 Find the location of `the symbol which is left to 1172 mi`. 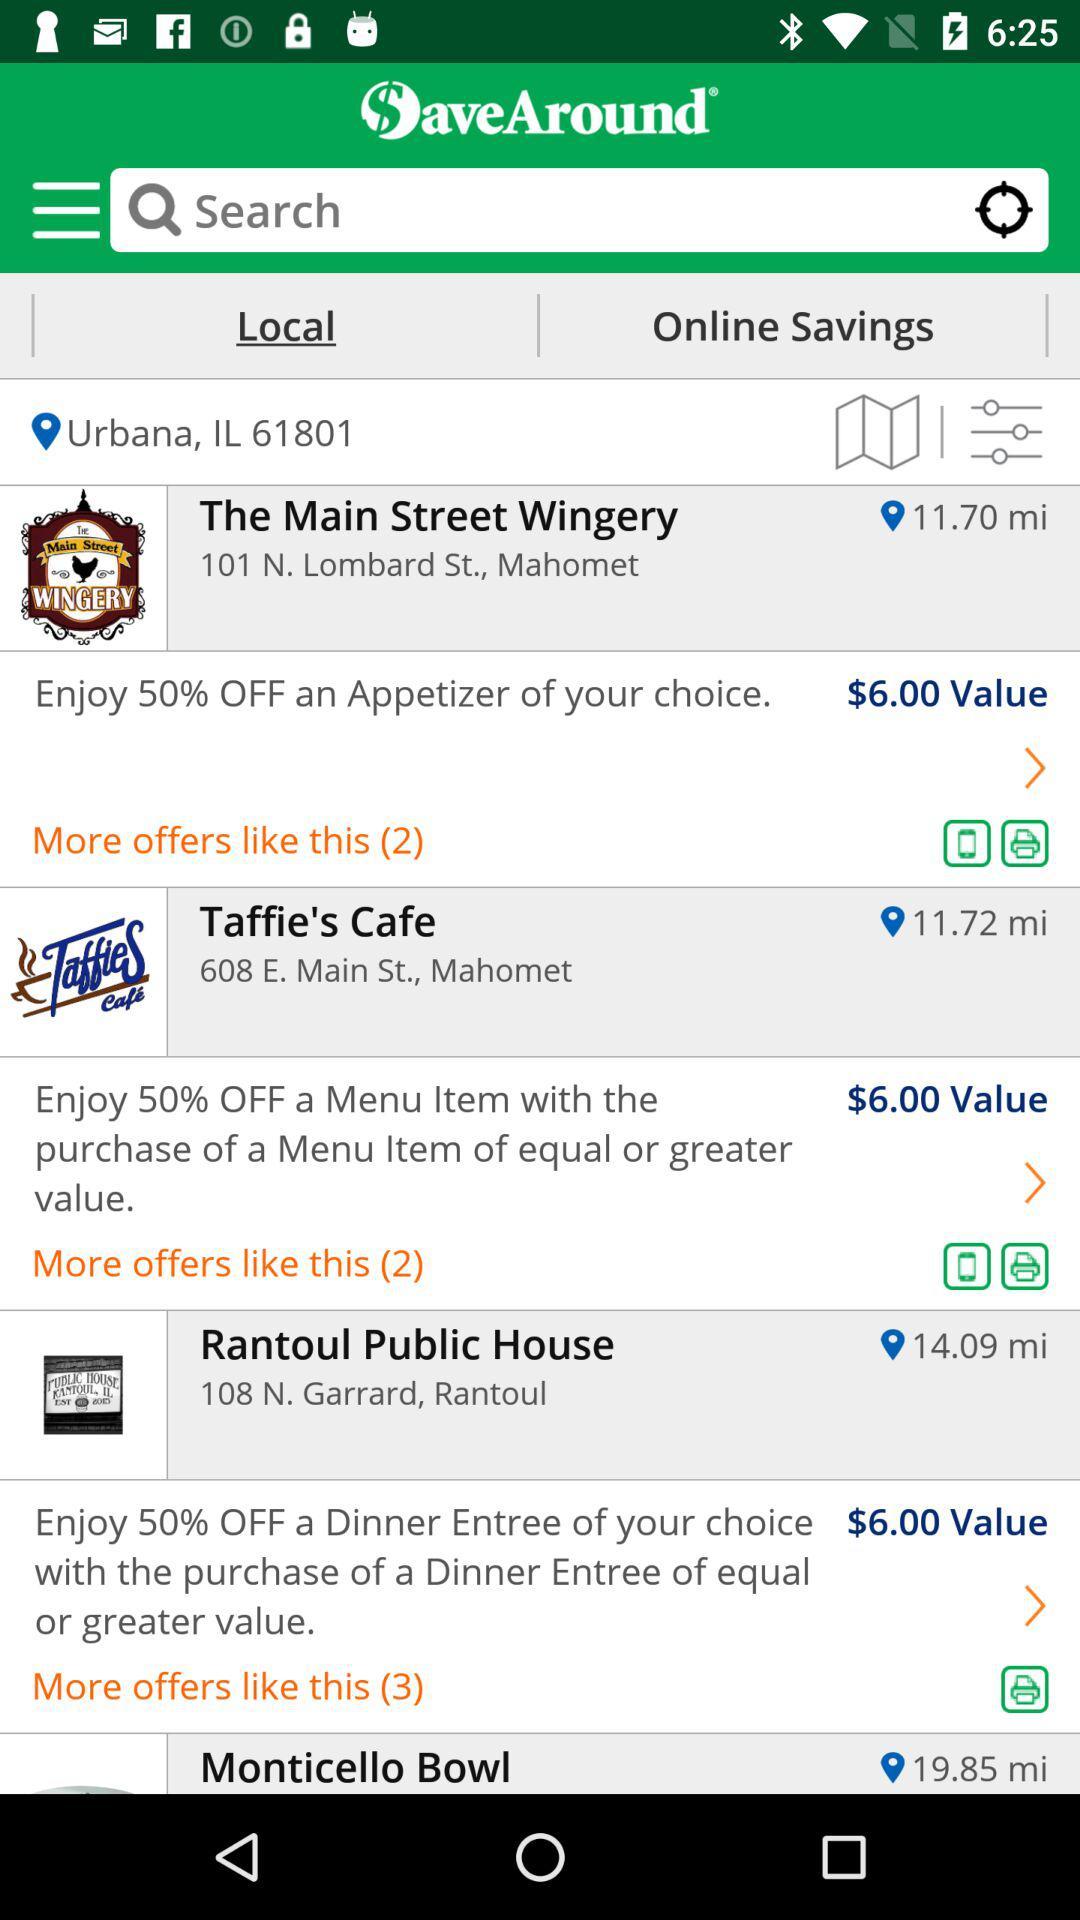

the symbol which is left to 1172 mi is located at coordinates (892, 920).